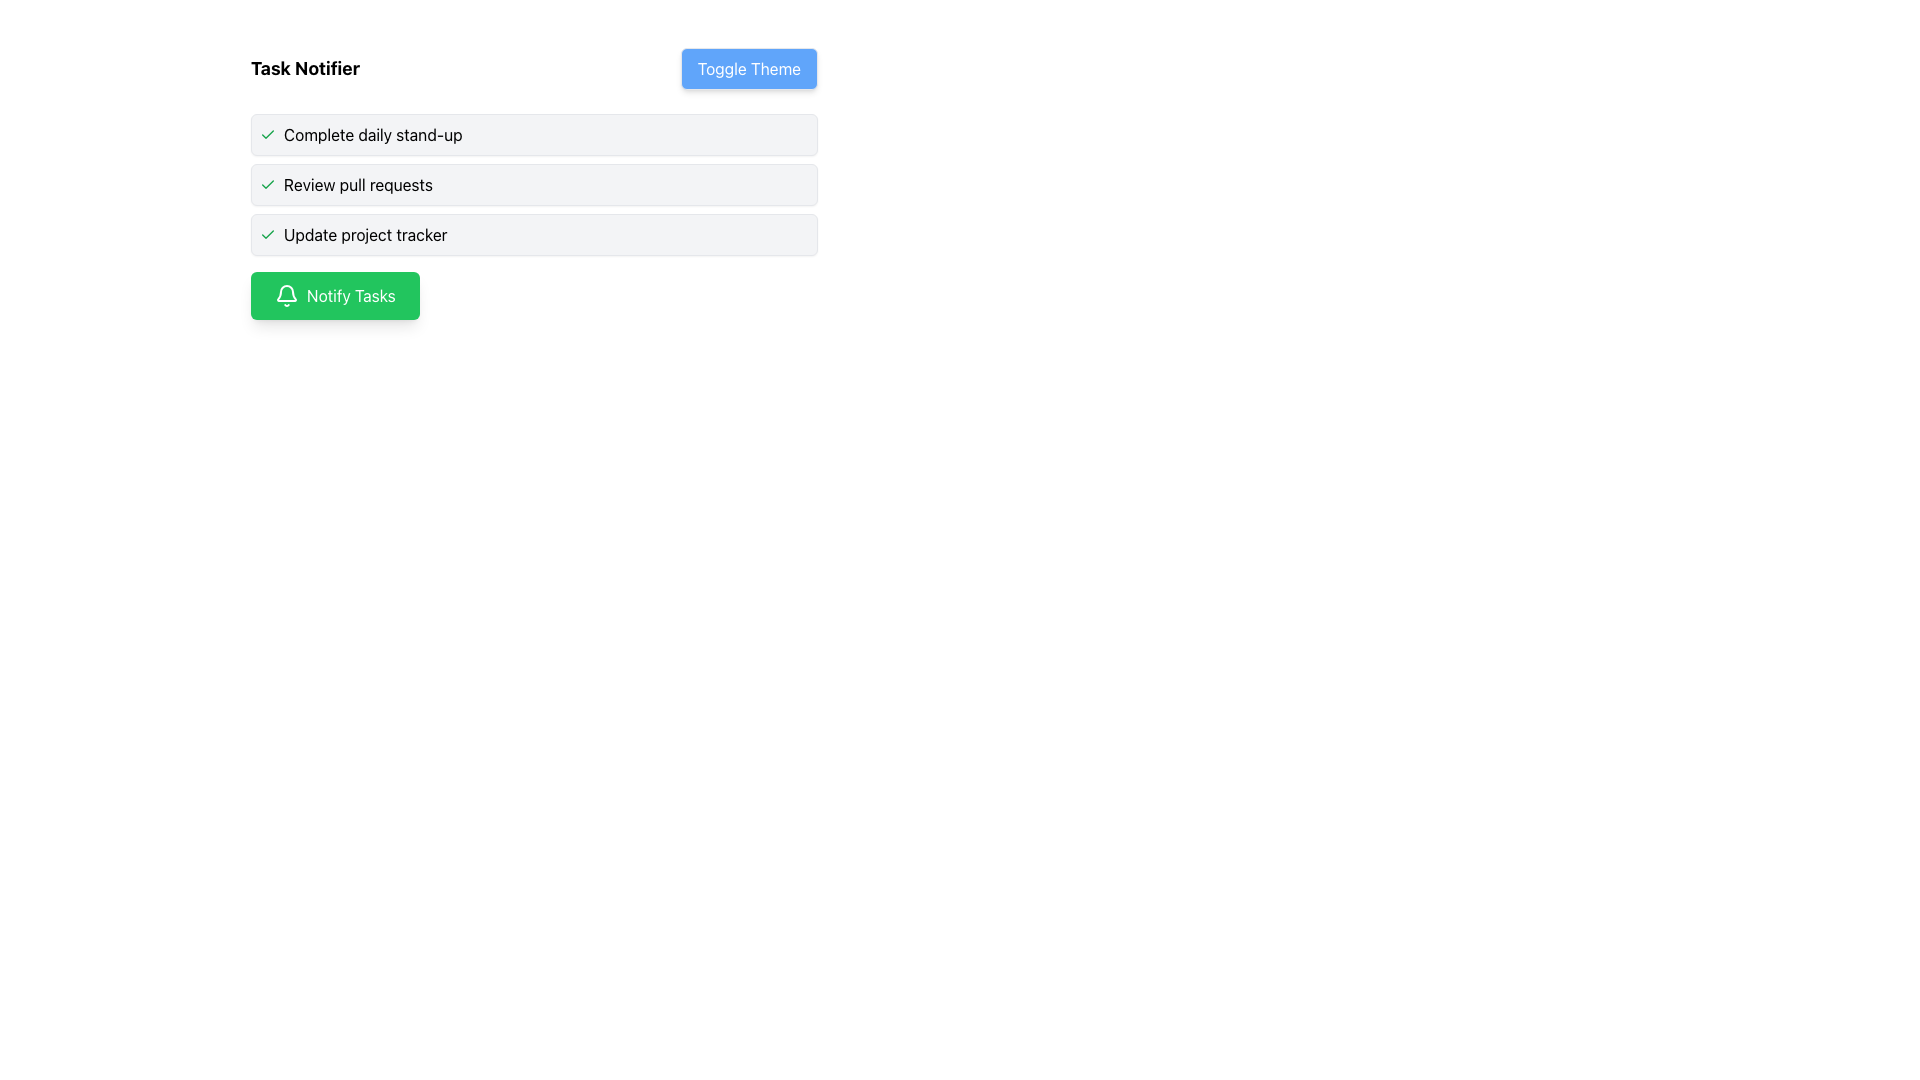 Image resolution: width=1920 pixels, height=1080 pixels. I want to click on the 'Notify Tasks' button, which has a green background and white text, located at the bottom of the list under the previous review buttons, so click(335, 296).